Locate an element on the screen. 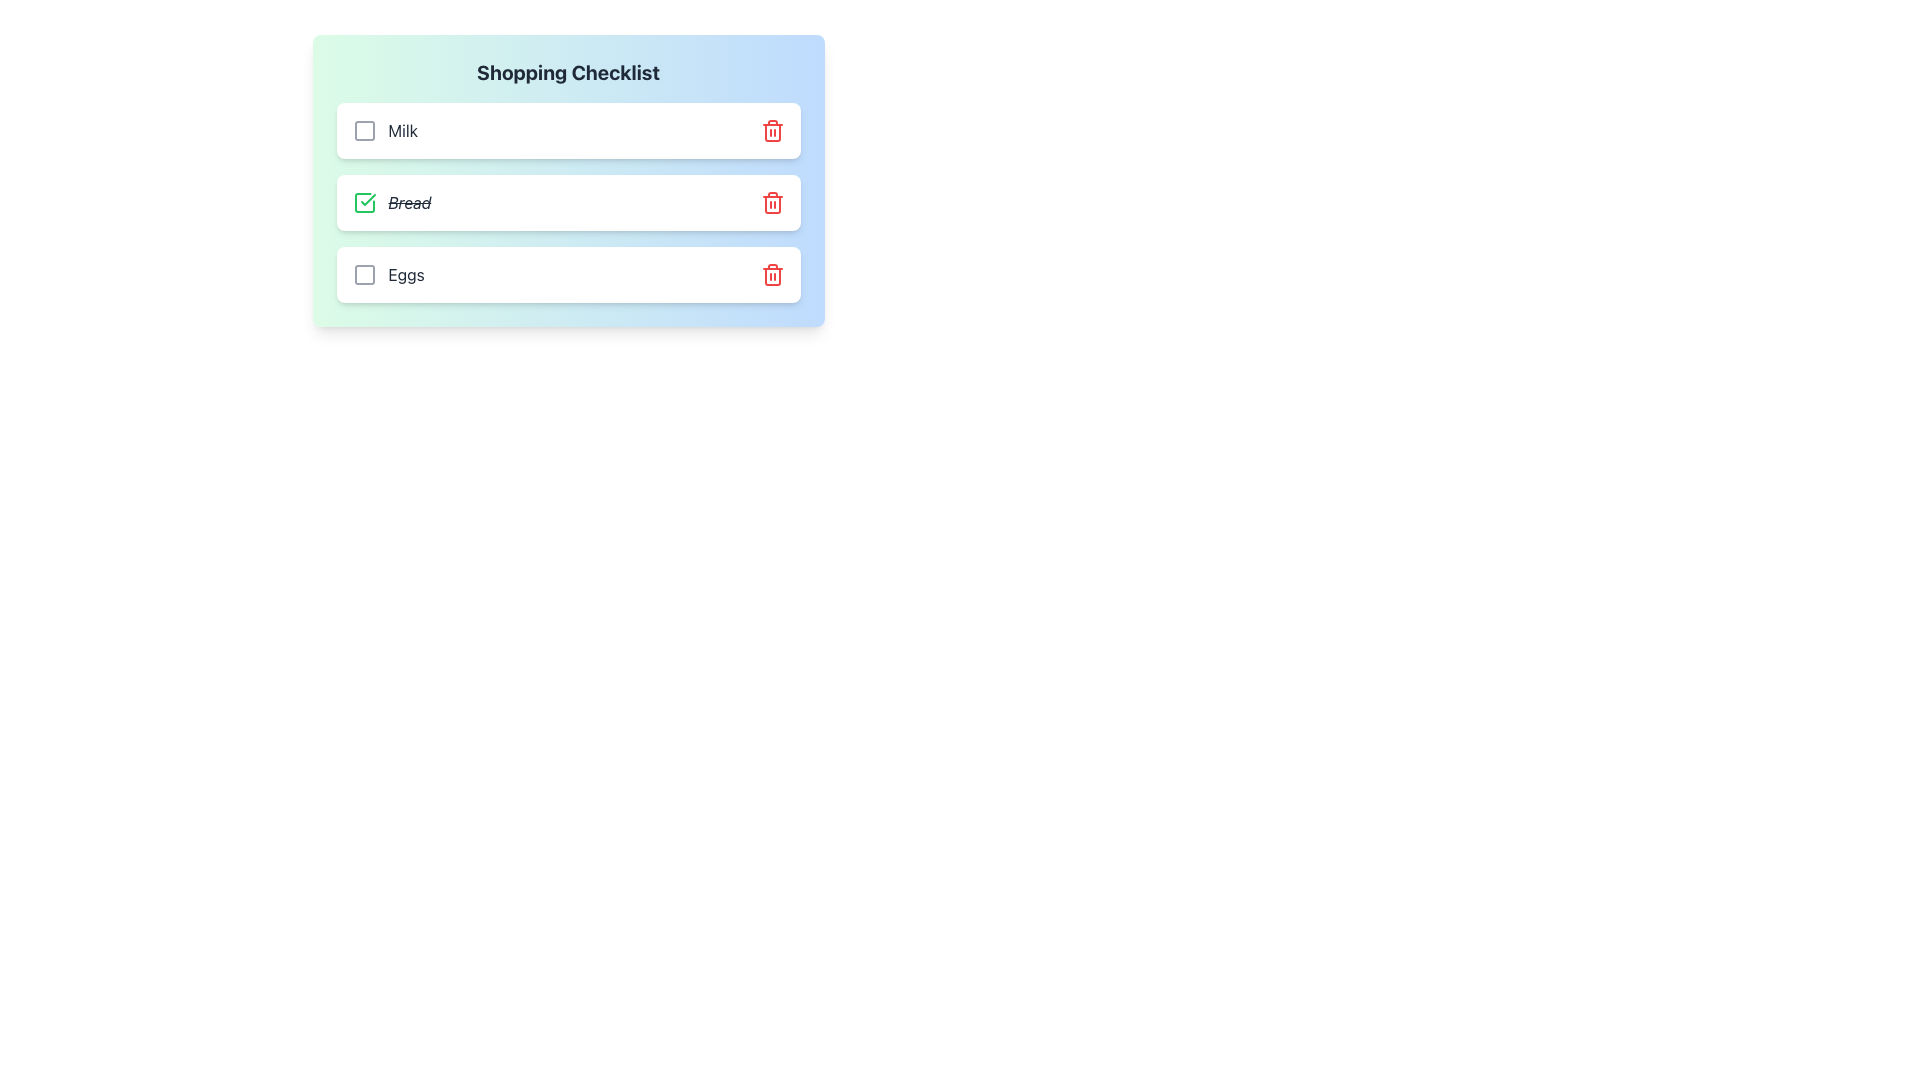  the checkbox placeholder for the 'Eggs' checklist item, which is a gray square-shaped icon located to the left of the text 'Eggs' is located at coordinates (364, 274).